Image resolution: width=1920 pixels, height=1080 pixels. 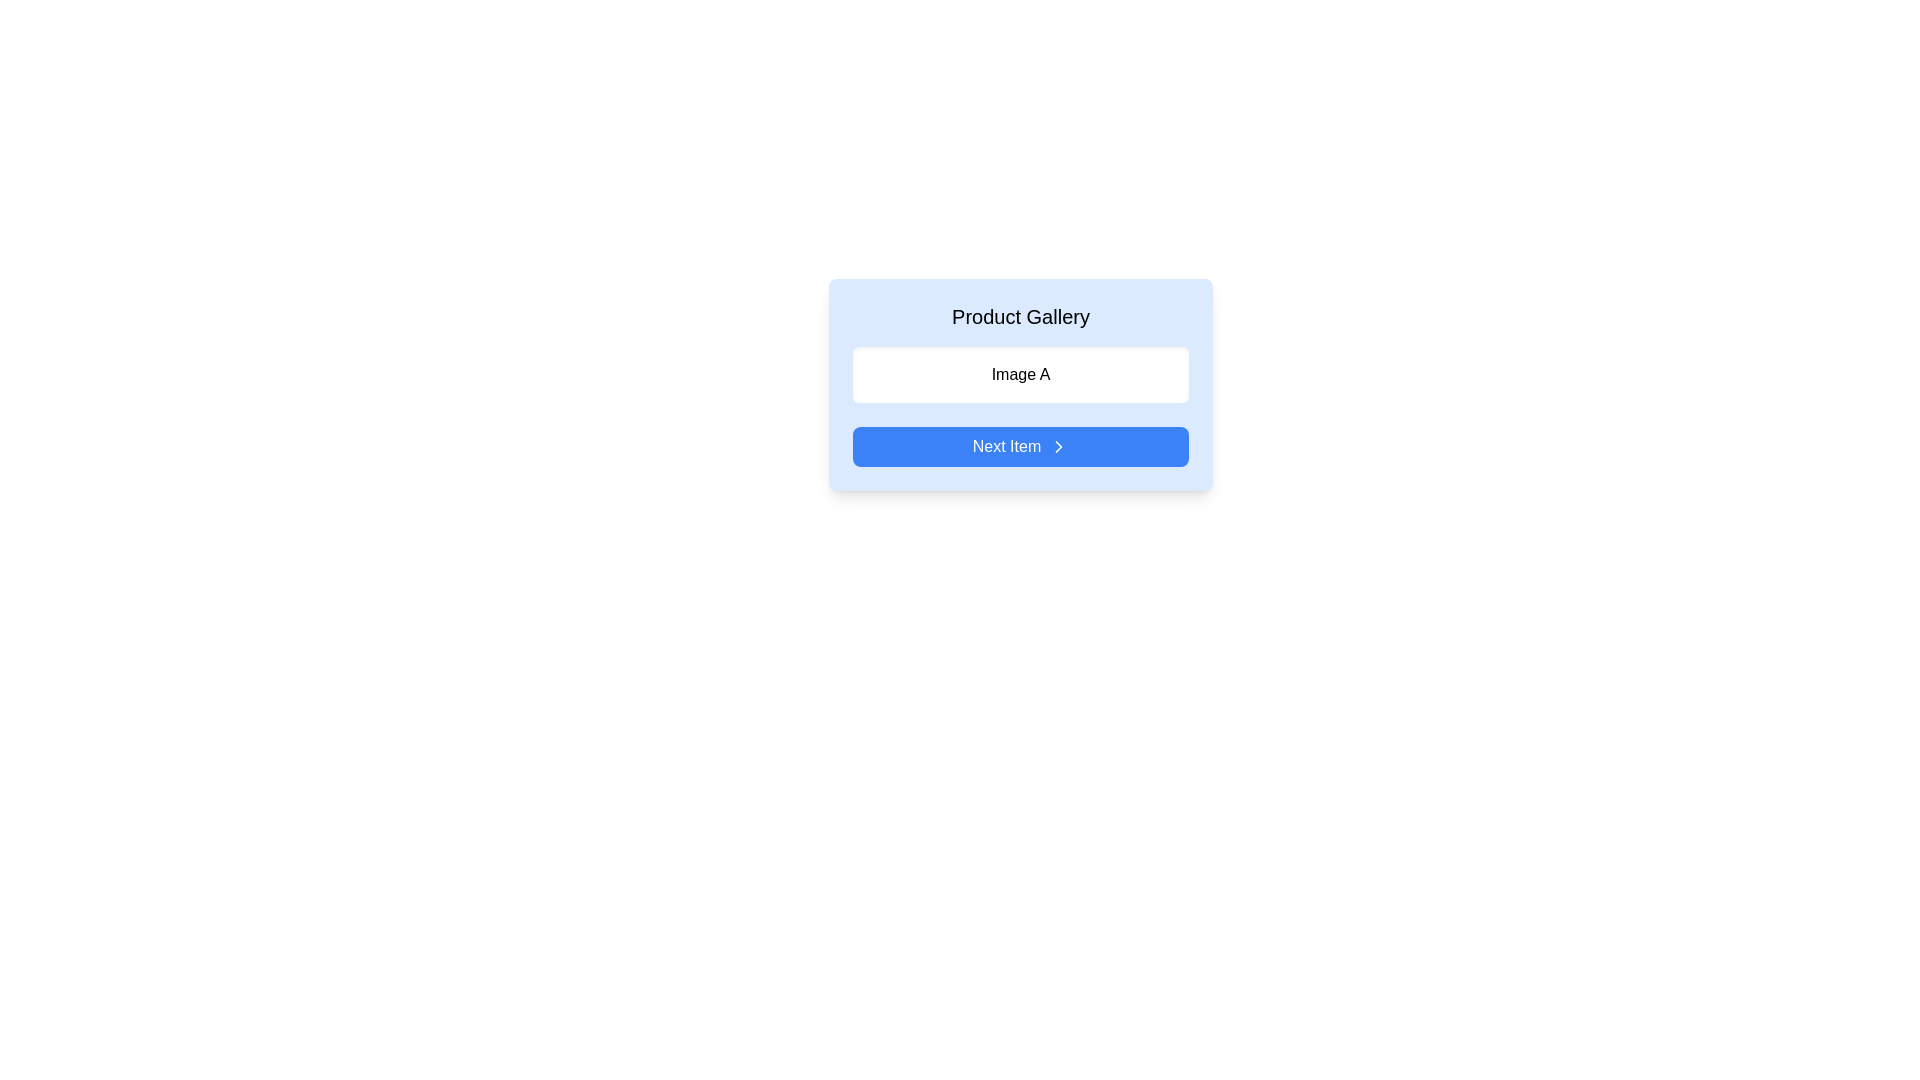 I want to click on the rightward-pointing chevron icon located at the end of the 'Next Item' blue button, so click(x=1058, y=445).